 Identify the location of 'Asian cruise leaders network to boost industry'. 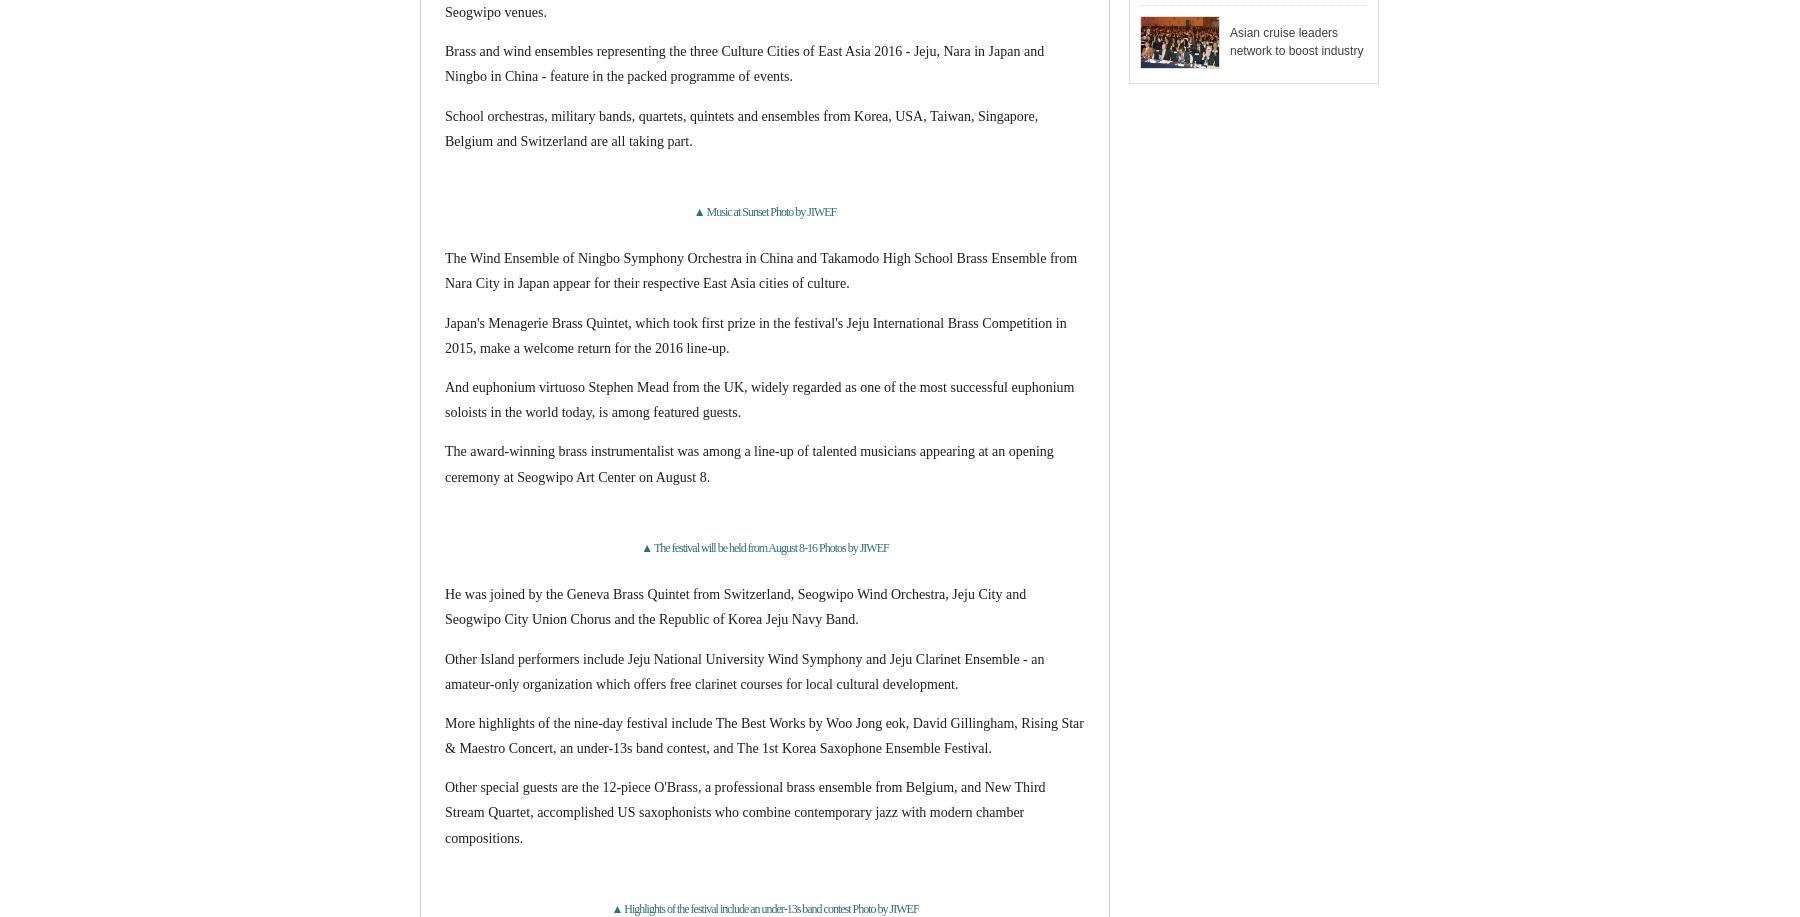
(1005, 41).